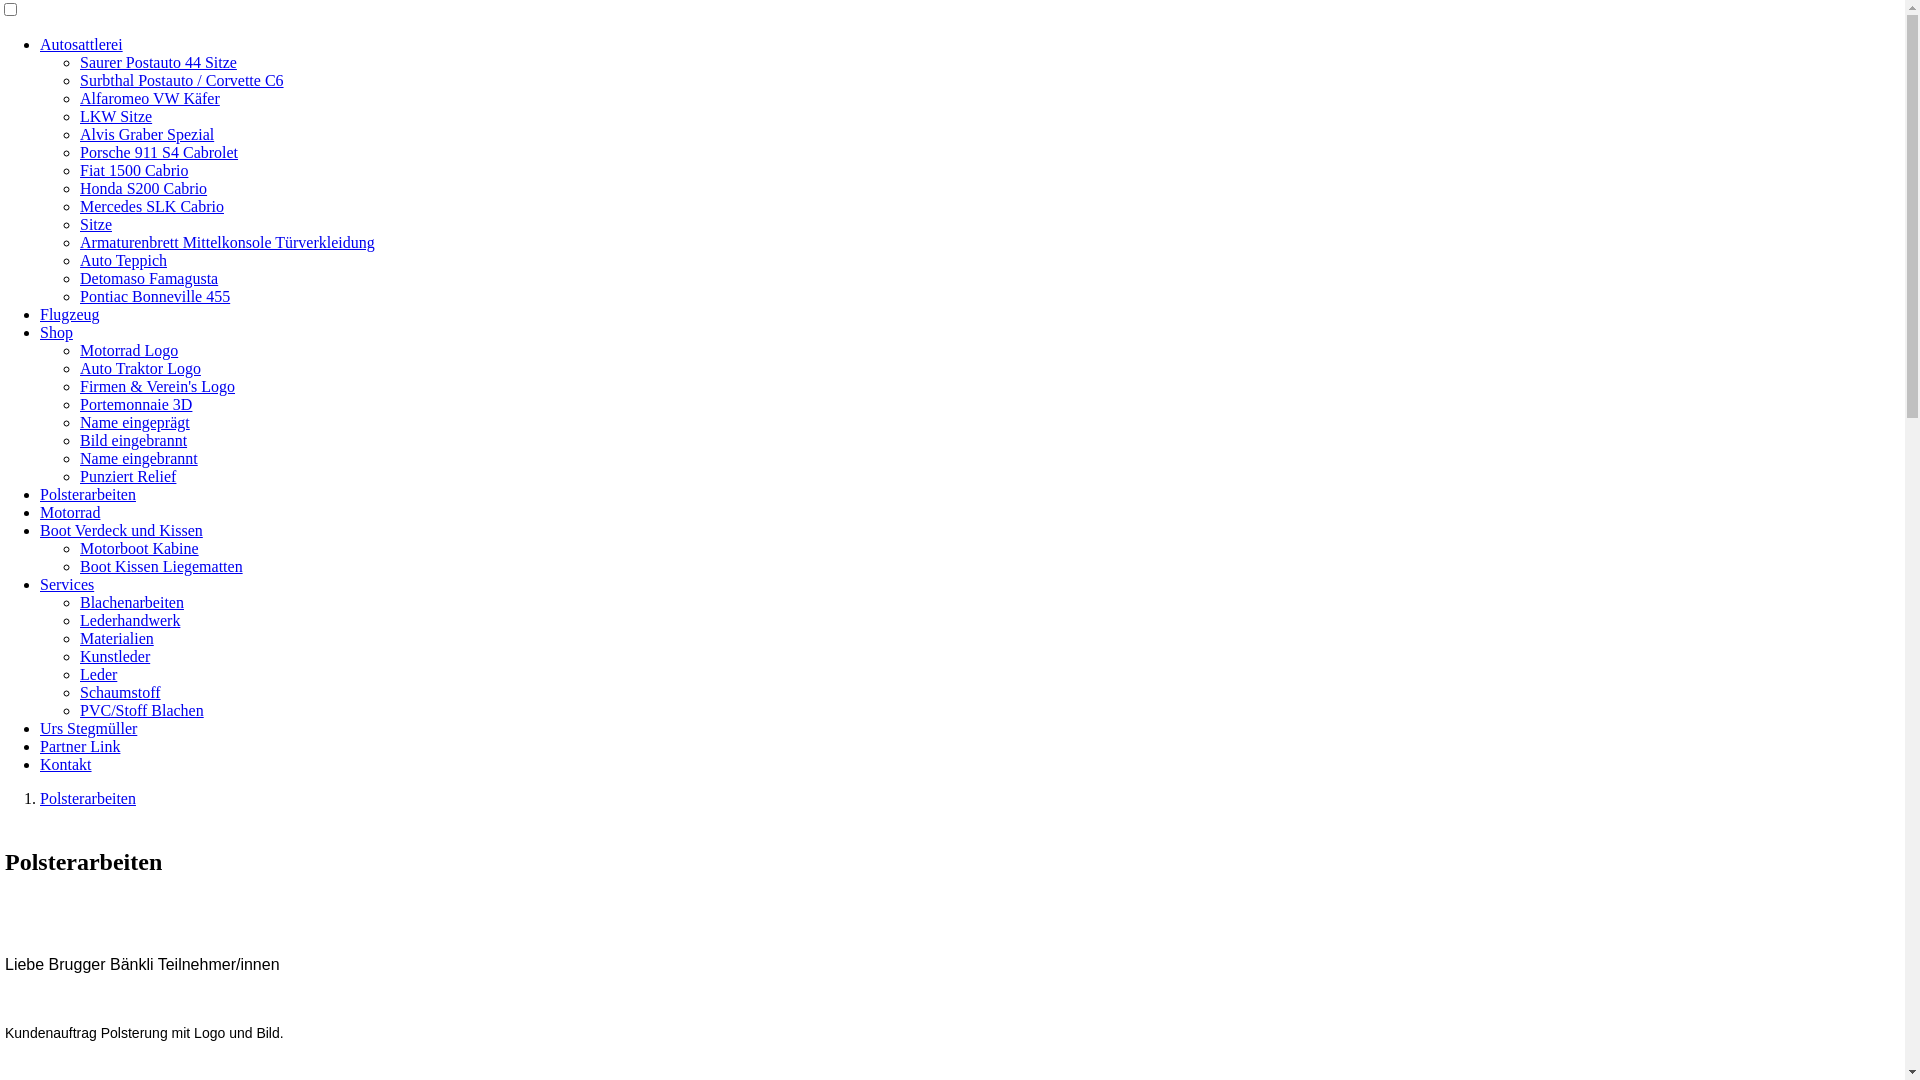 The height and width of the screenshot is (1080, 1920). I want to click on 'Leder', so click(97, 674).